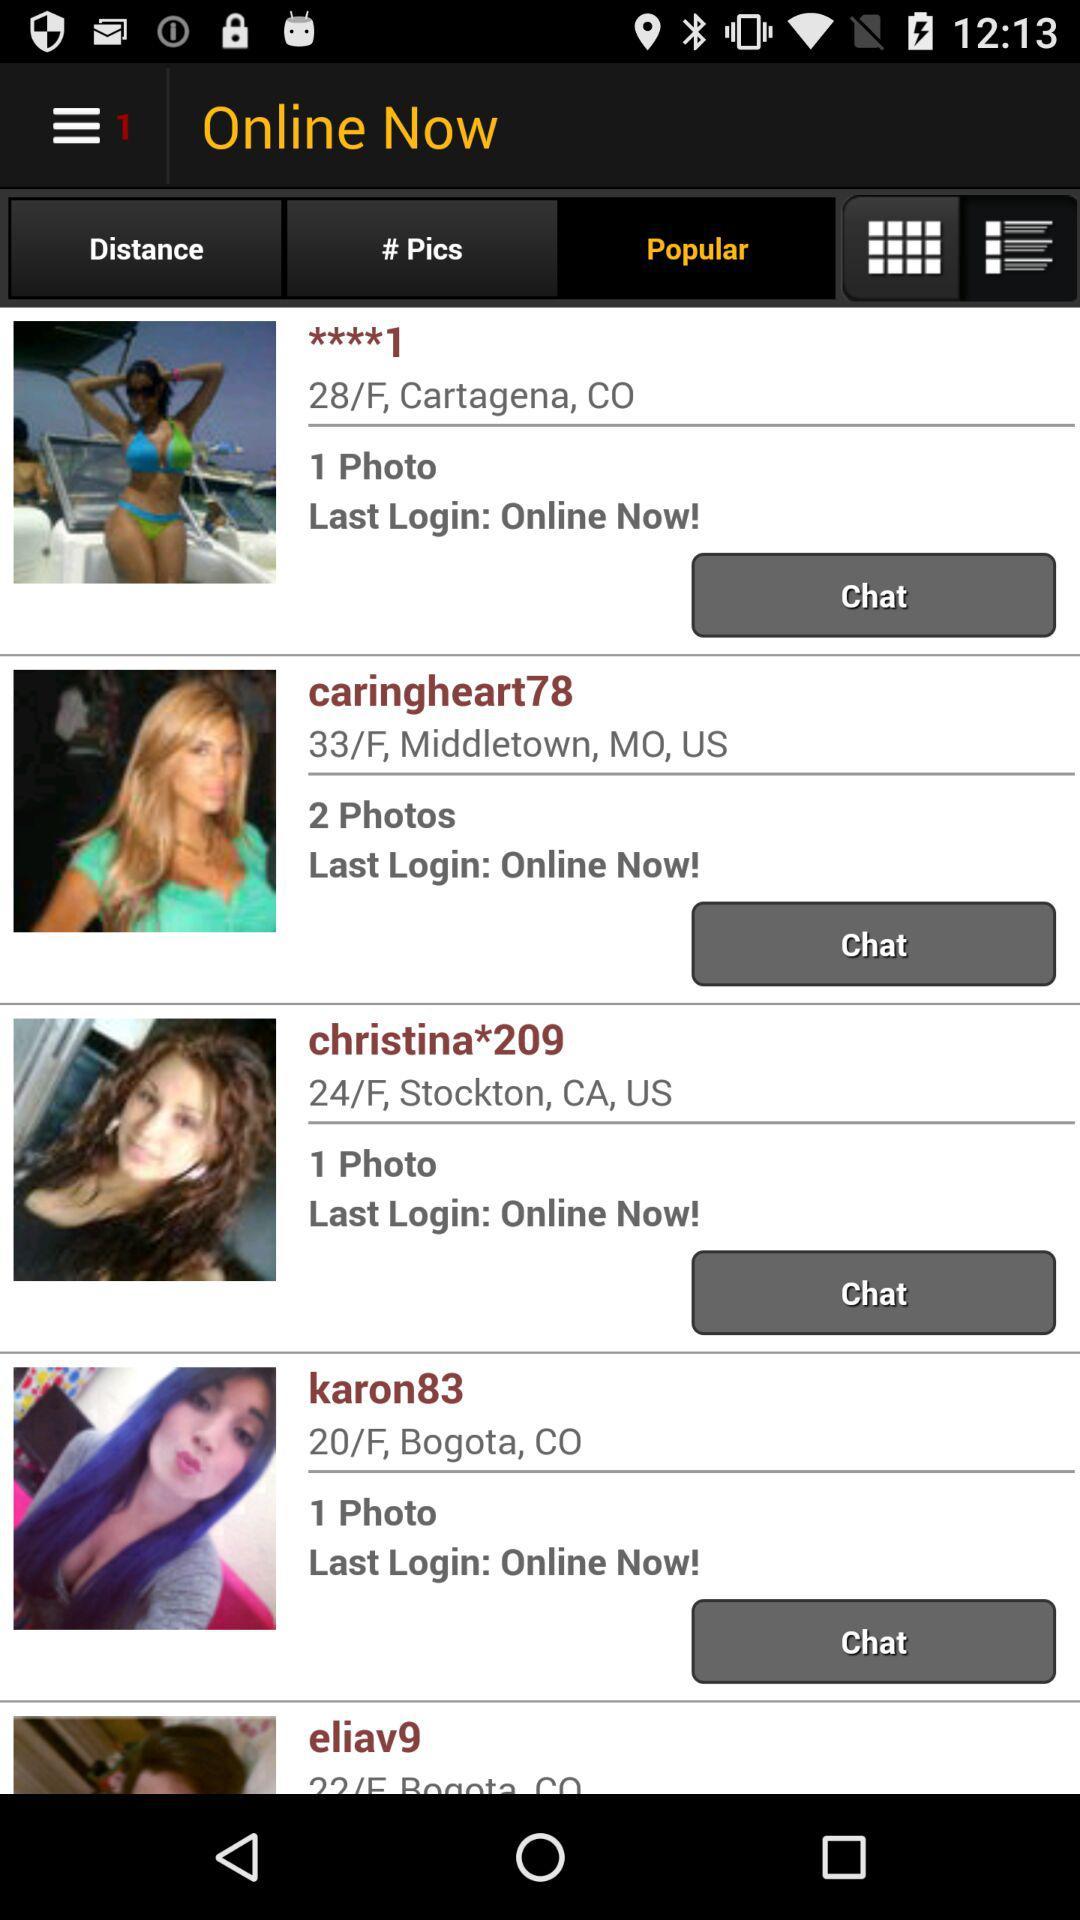  Describe the element at coordinates (957, 247) in the screenshot. I see `grid view` at that location.